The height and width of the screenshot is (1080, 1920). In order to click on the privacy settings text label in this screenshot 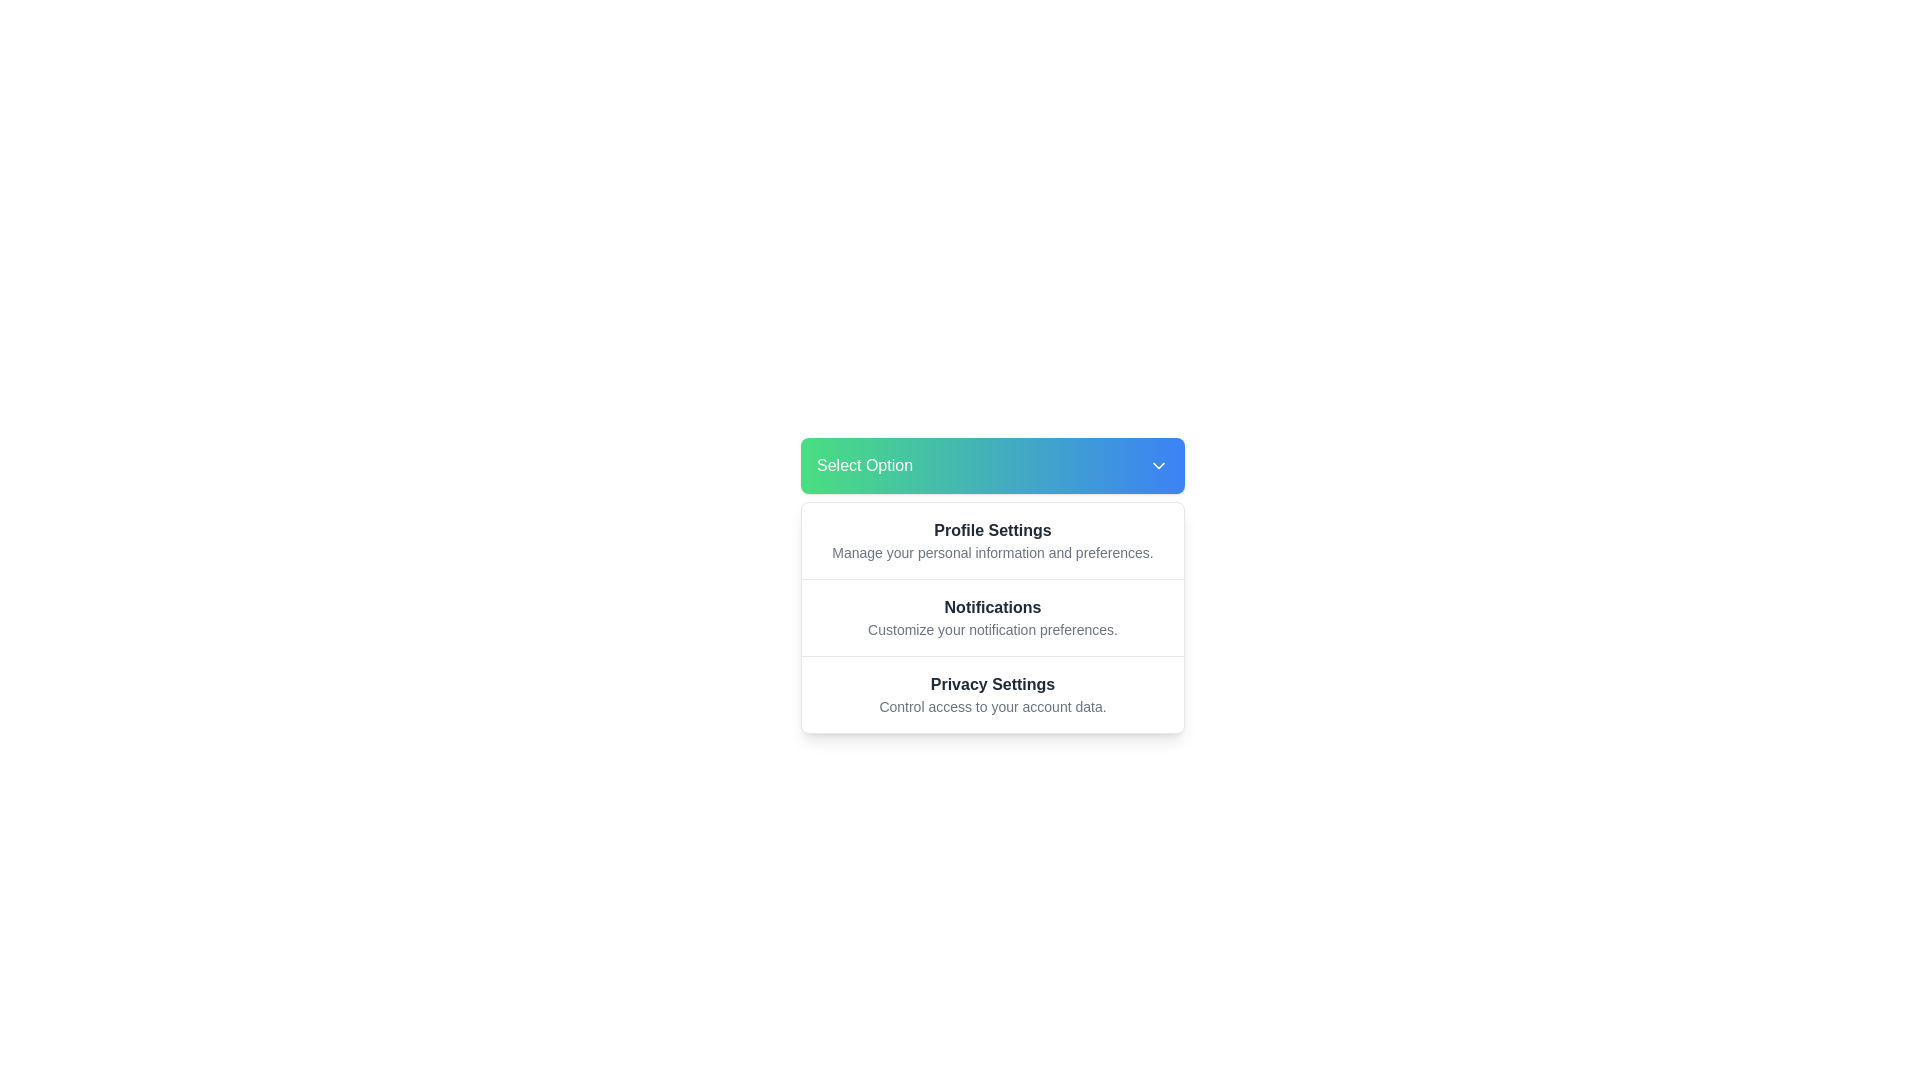, I will do `click(993, 684)`.